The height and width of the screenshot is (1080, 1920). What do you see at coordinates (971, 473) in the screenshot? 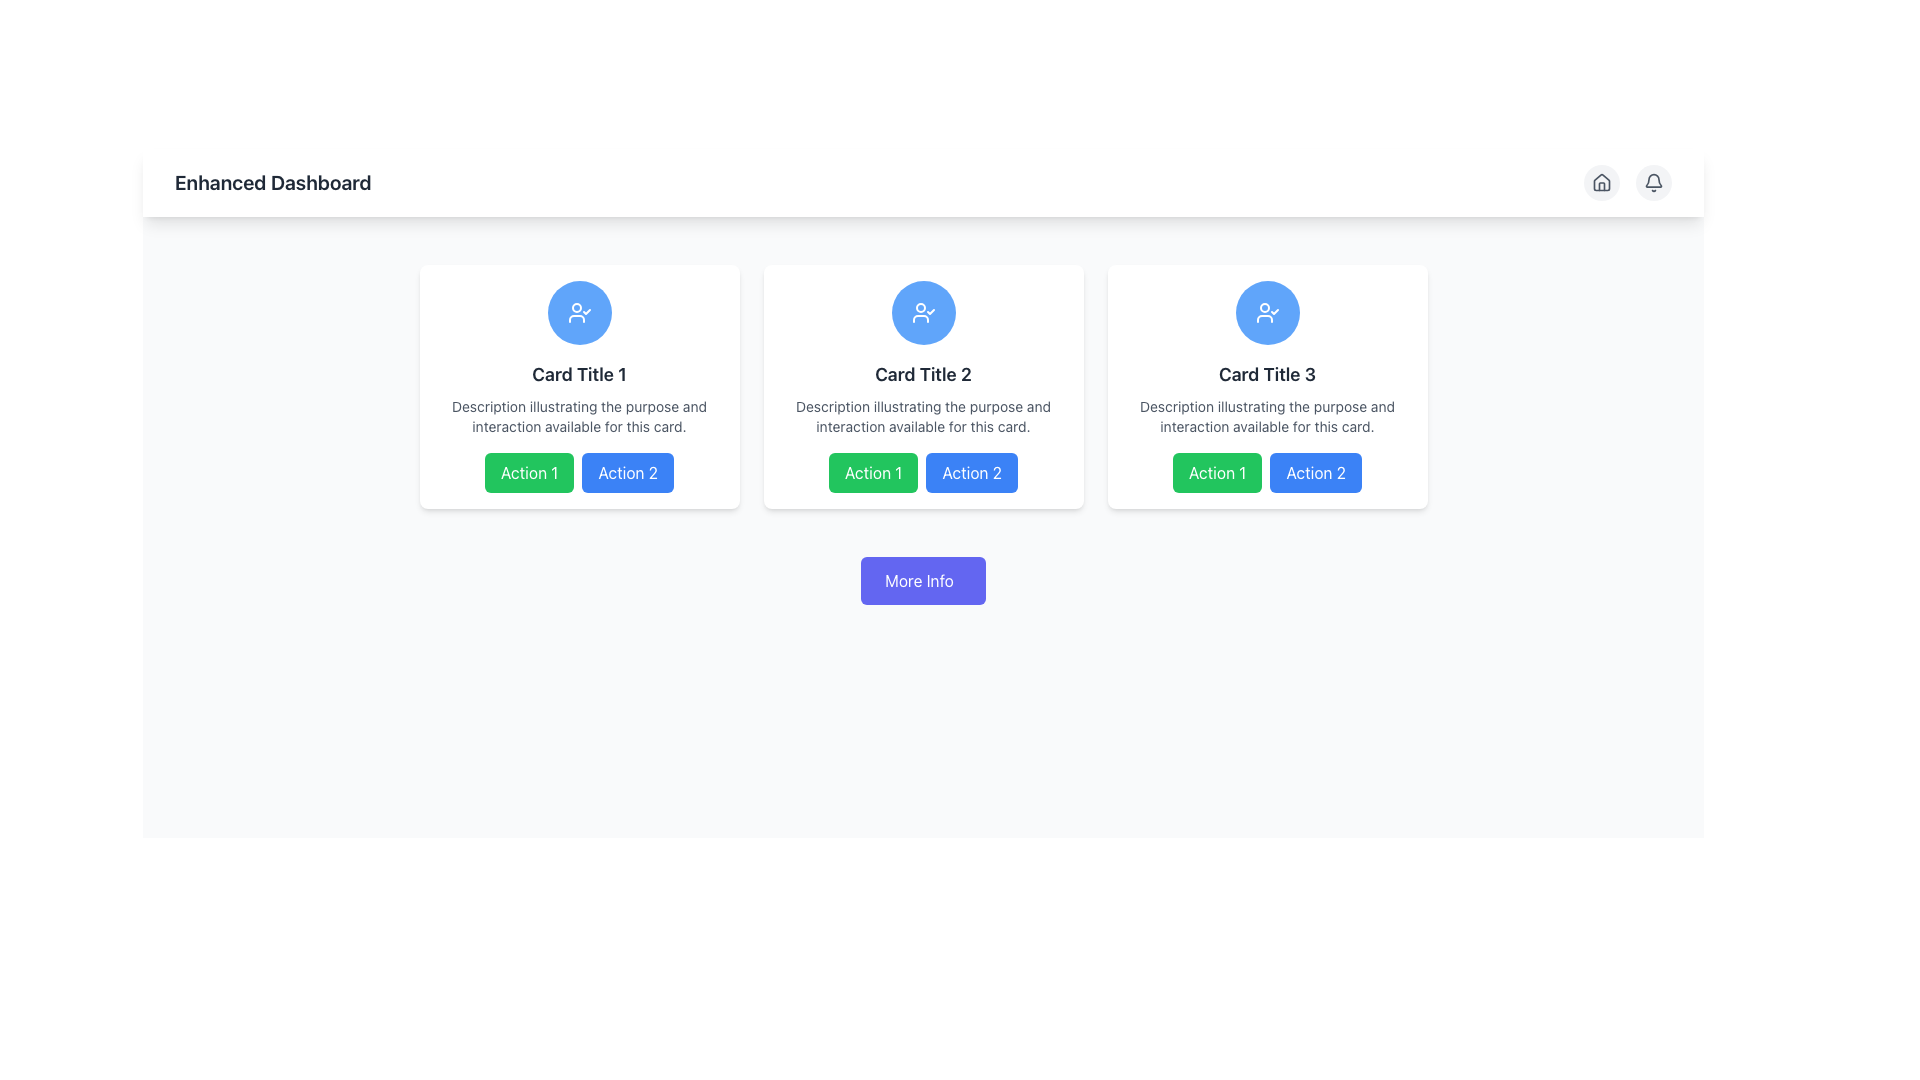
I see `the second button in the horizontal pair within the card titled 'Card Title 2'` at bounding box center [971, 473].